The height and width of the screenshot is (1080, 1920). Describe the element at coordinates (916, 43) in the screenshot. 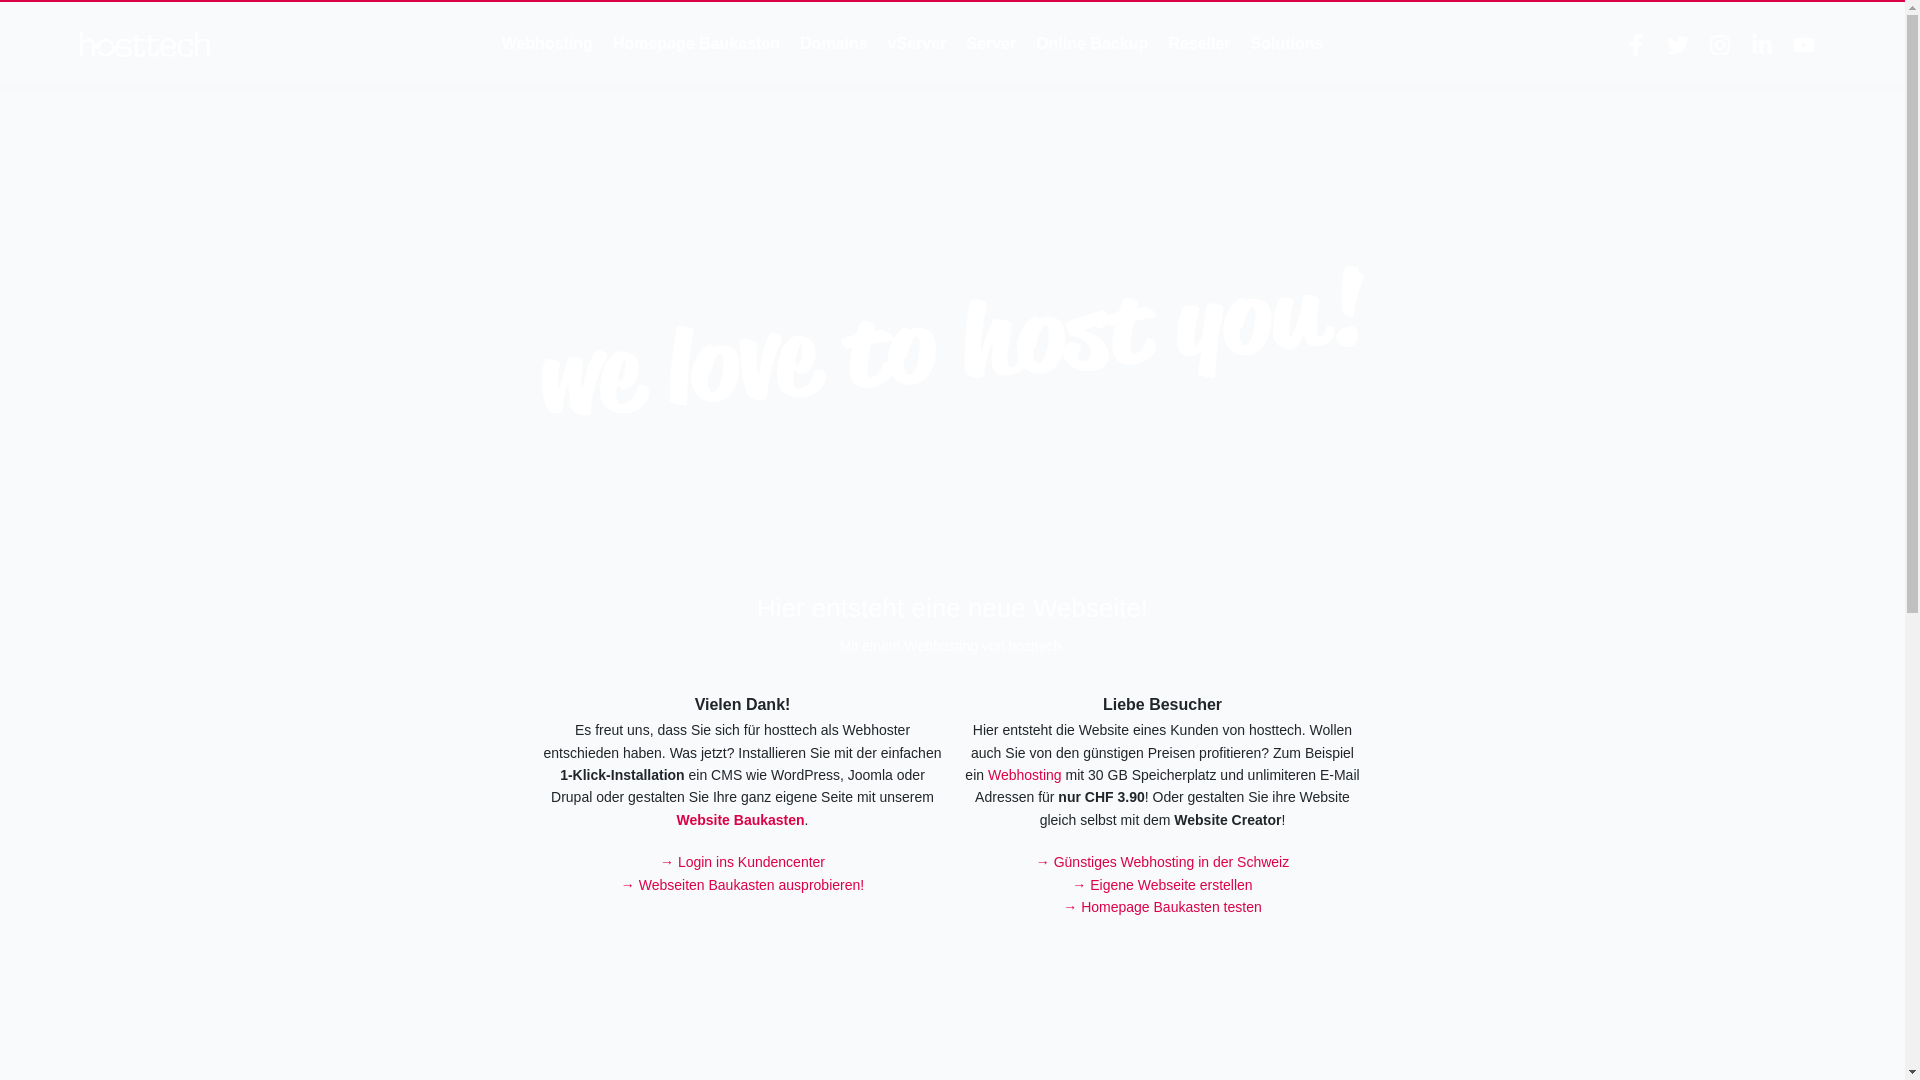

I see `'vServer'` at that location.